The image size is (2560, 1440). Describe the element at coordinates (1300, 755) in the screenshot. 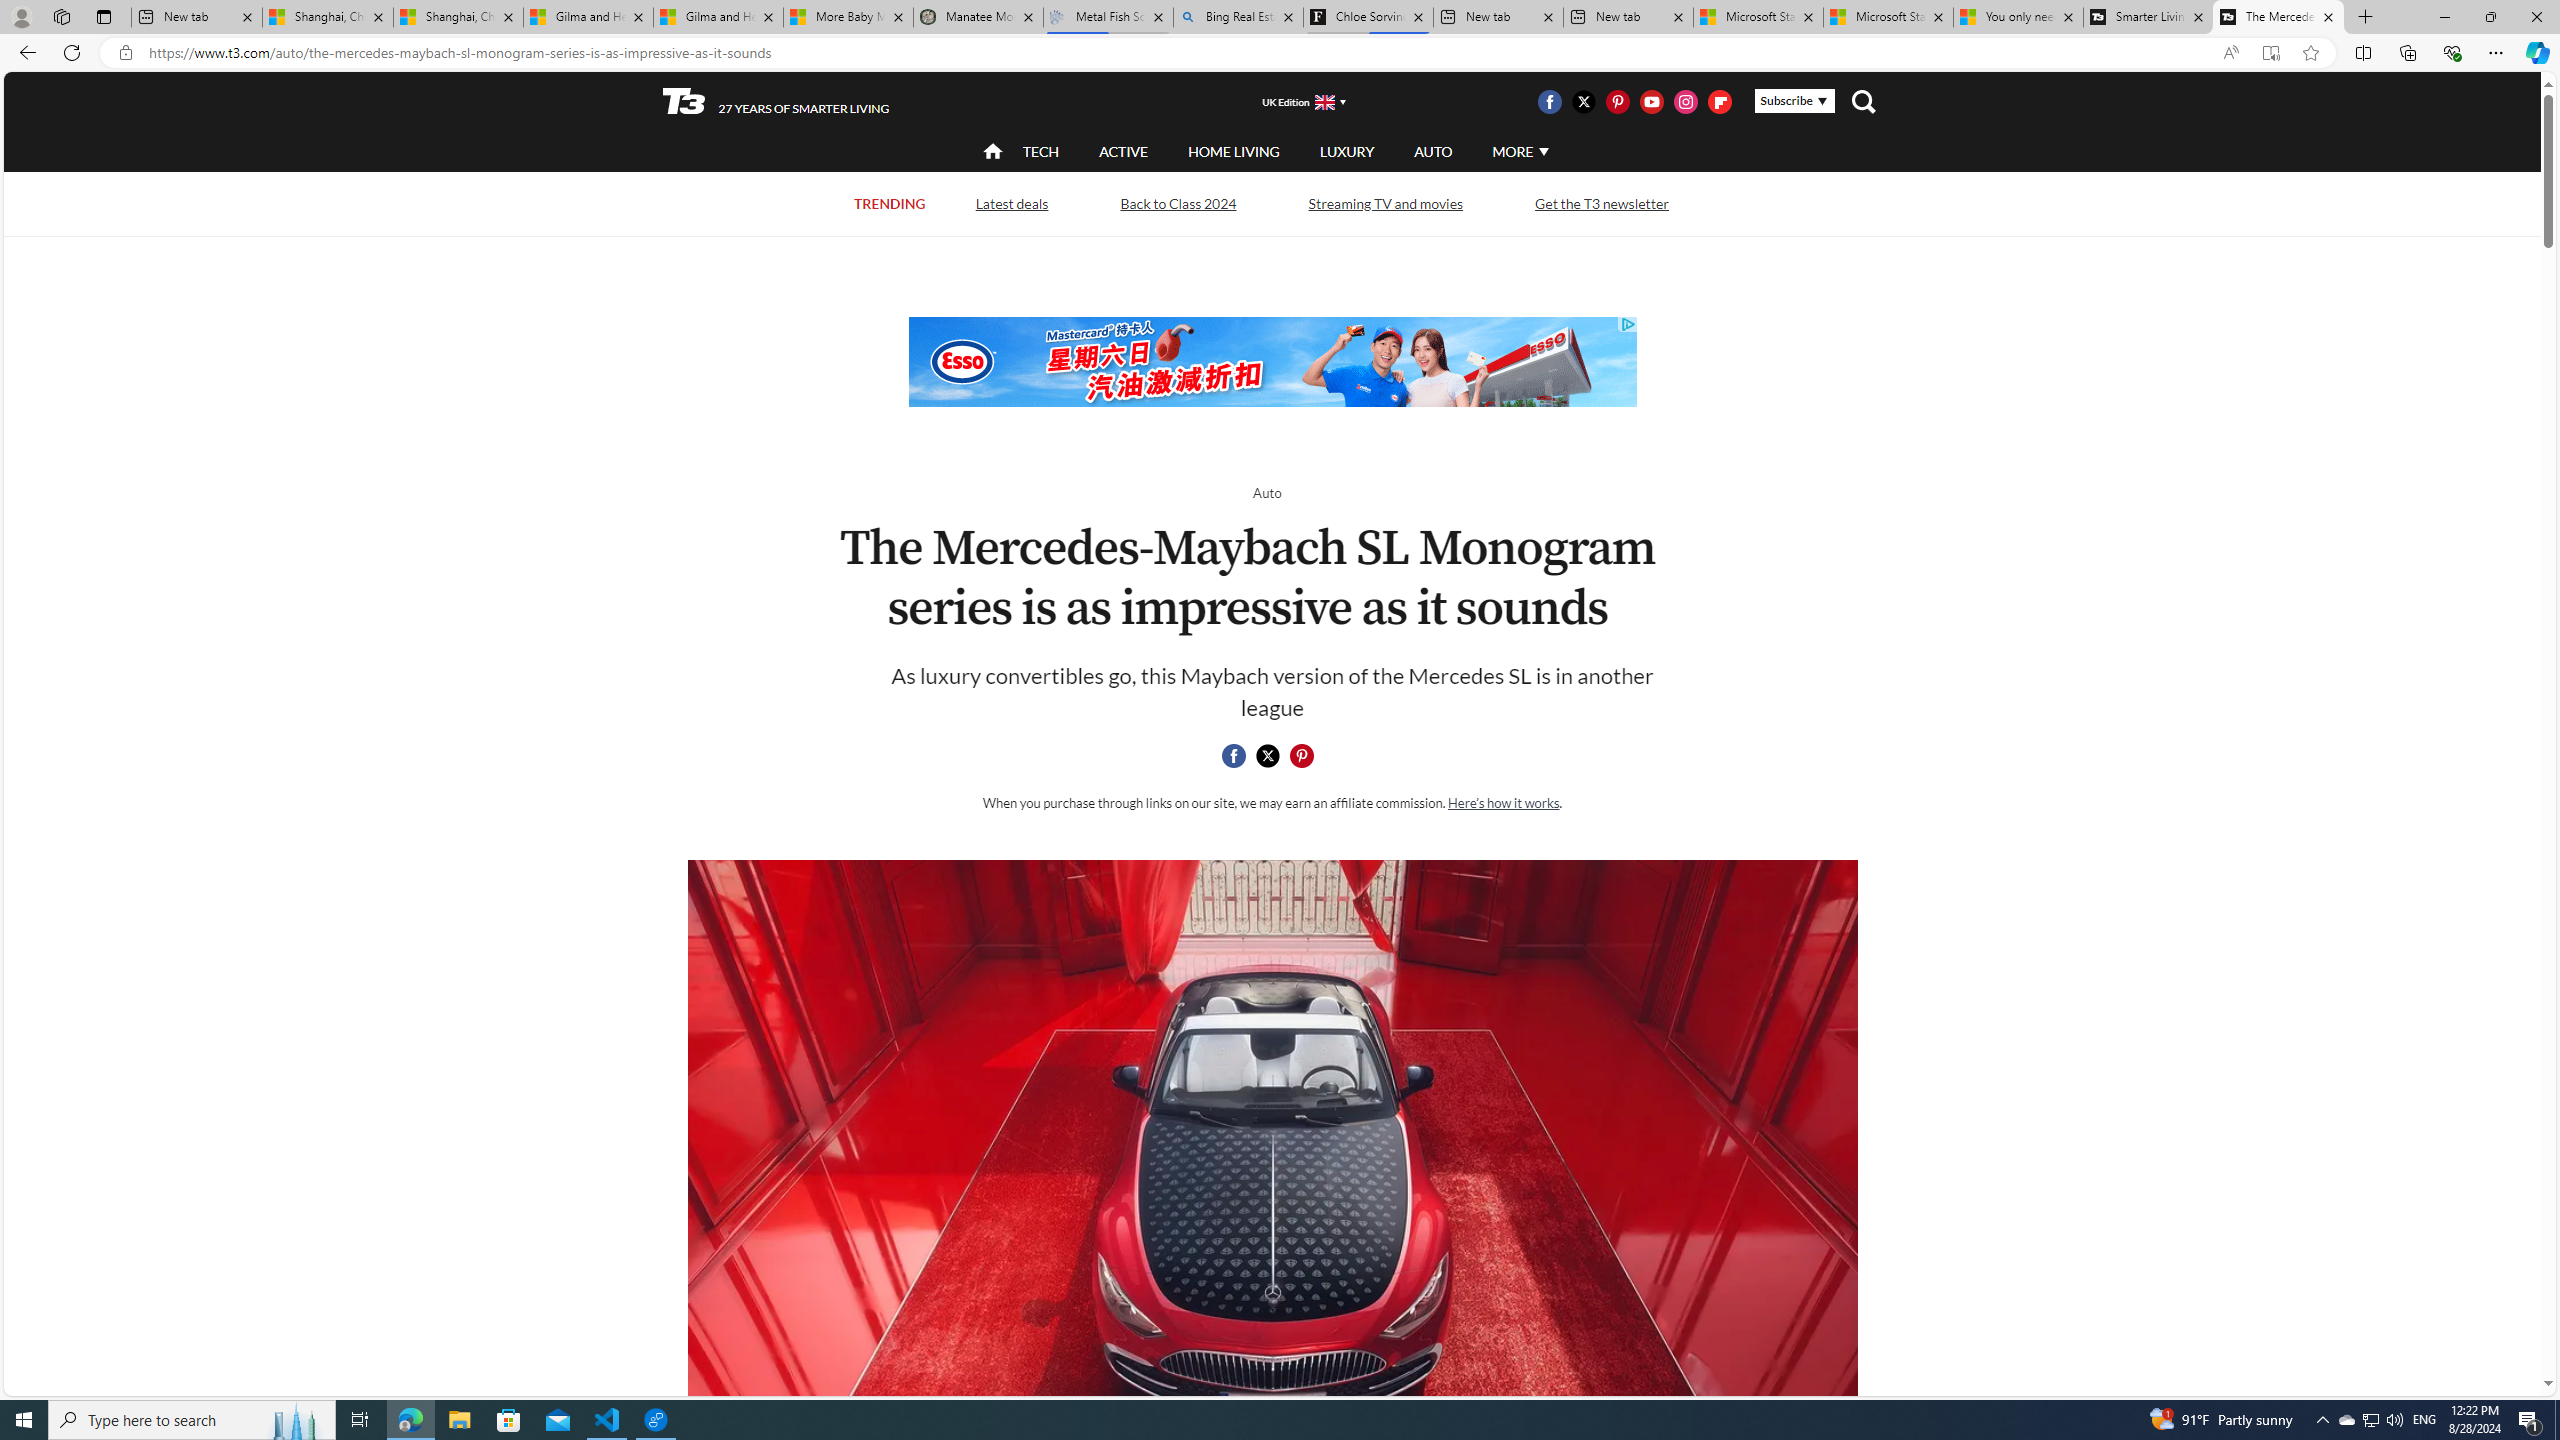

I see `'Share this page on Pintrest'` at that location.